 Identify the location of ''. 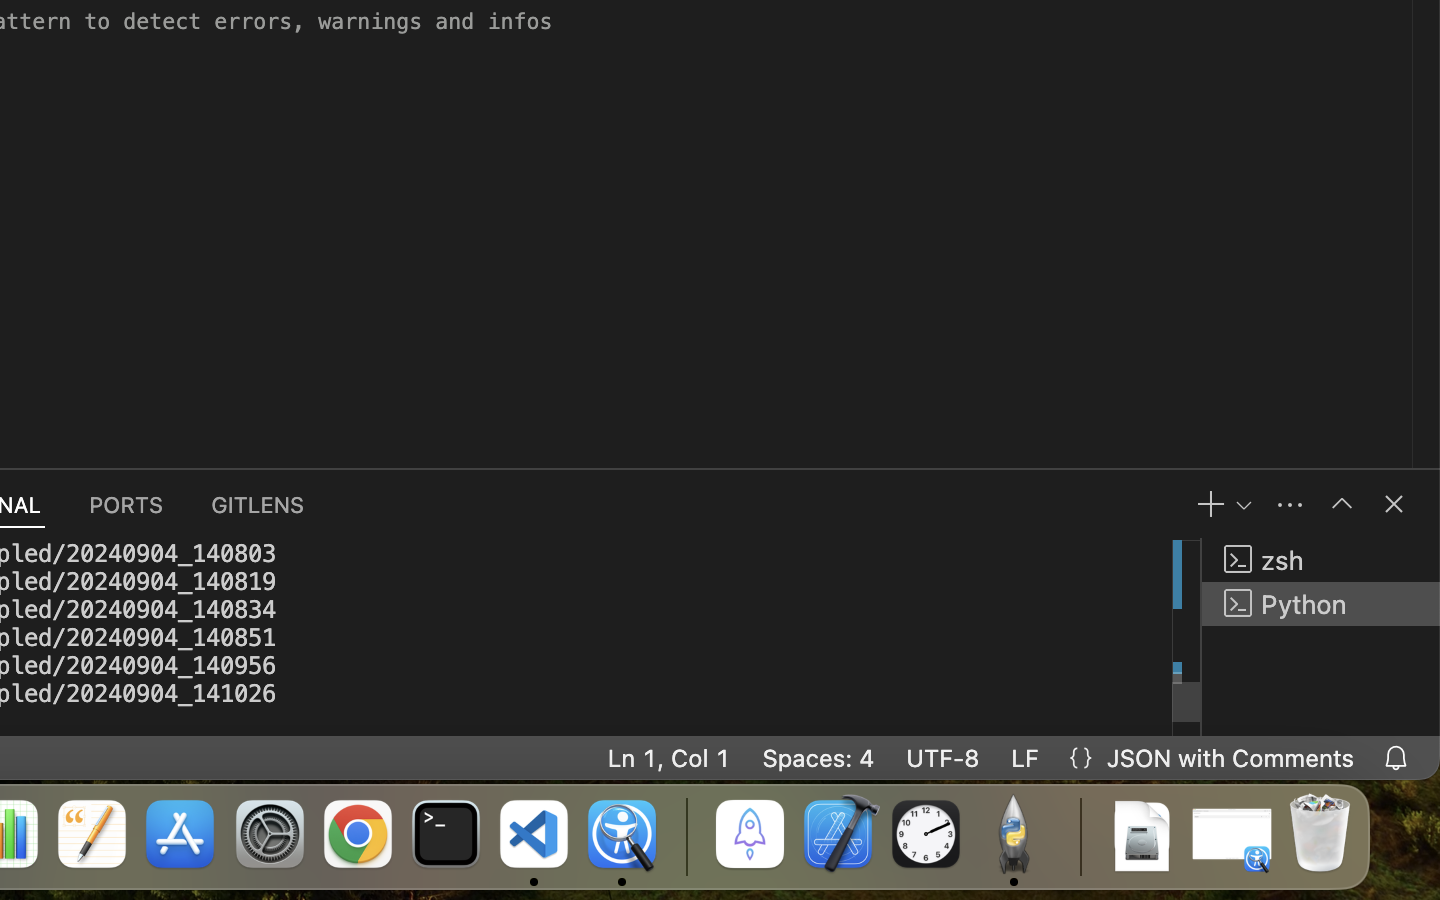
(1394, 503).